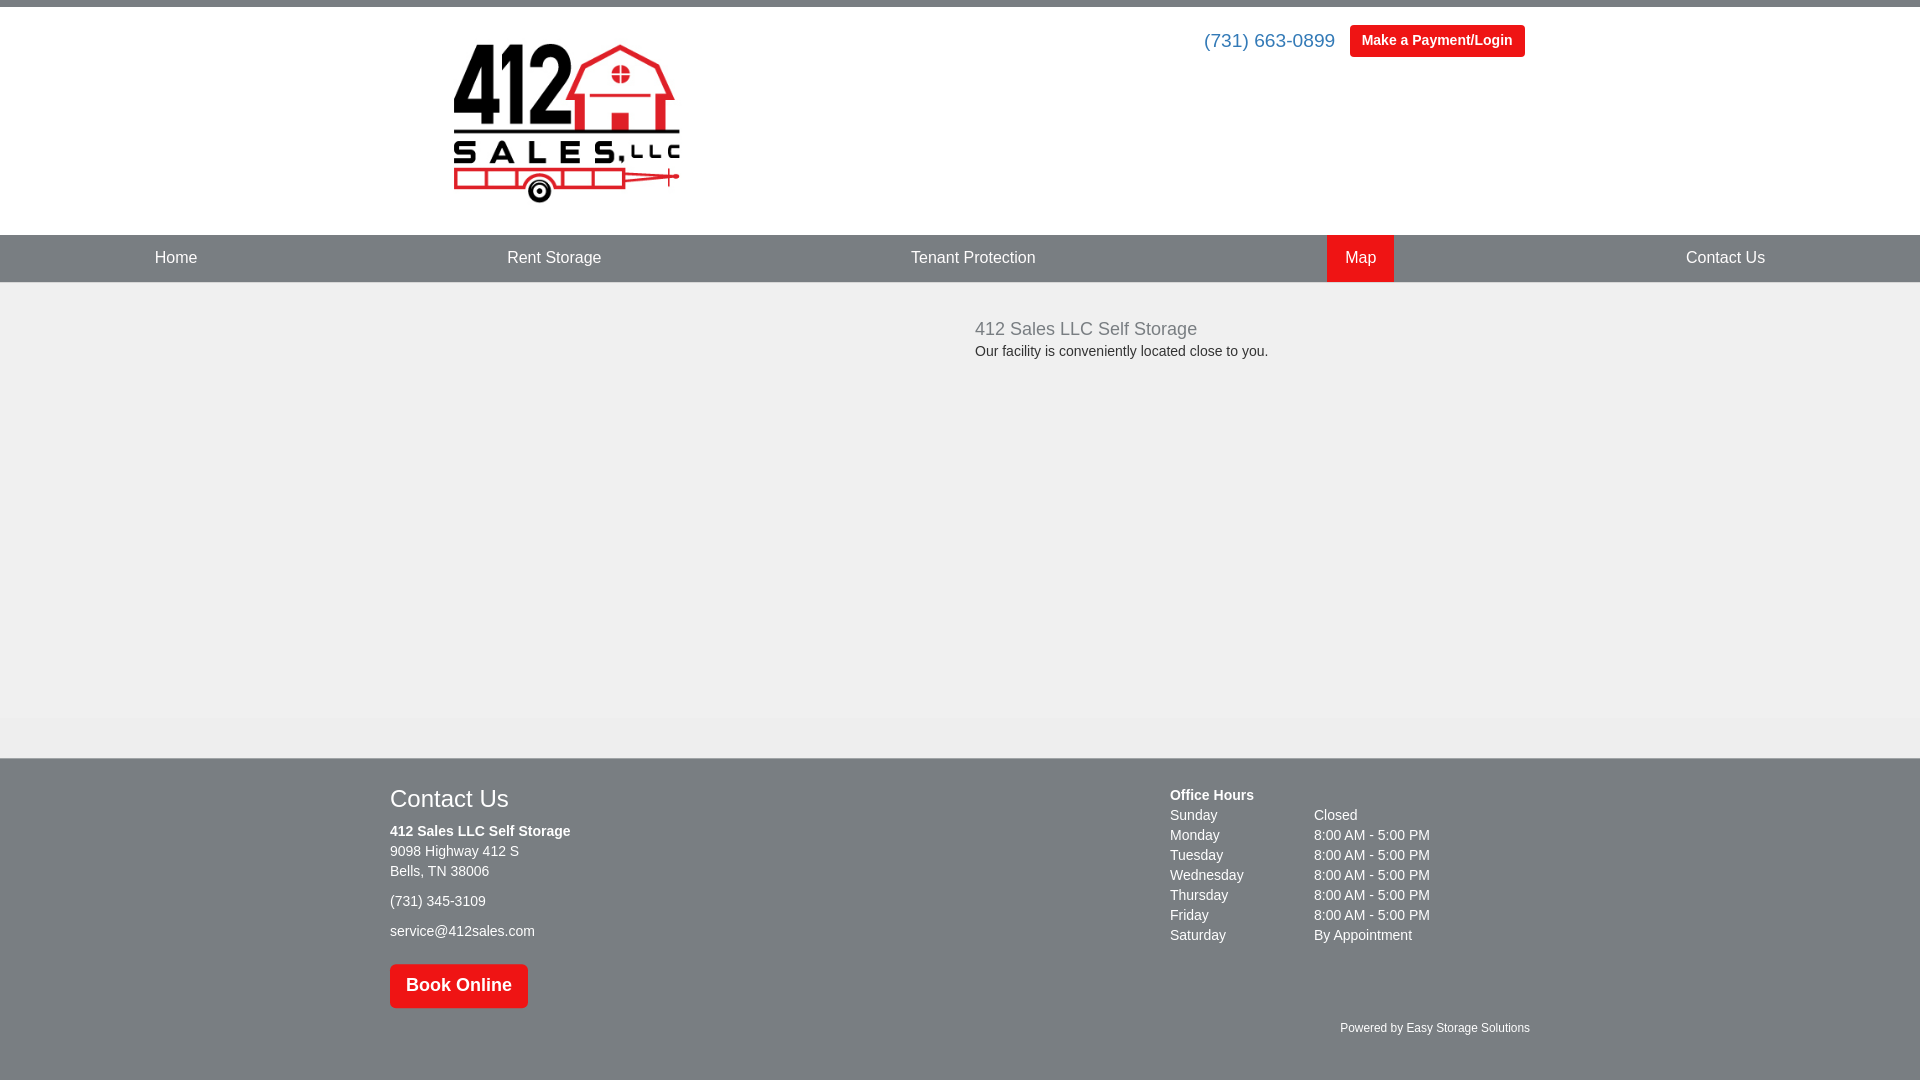  Describe the element at coordinates (458, 985) in the screenshot. I see `'Book Online'` at that location.